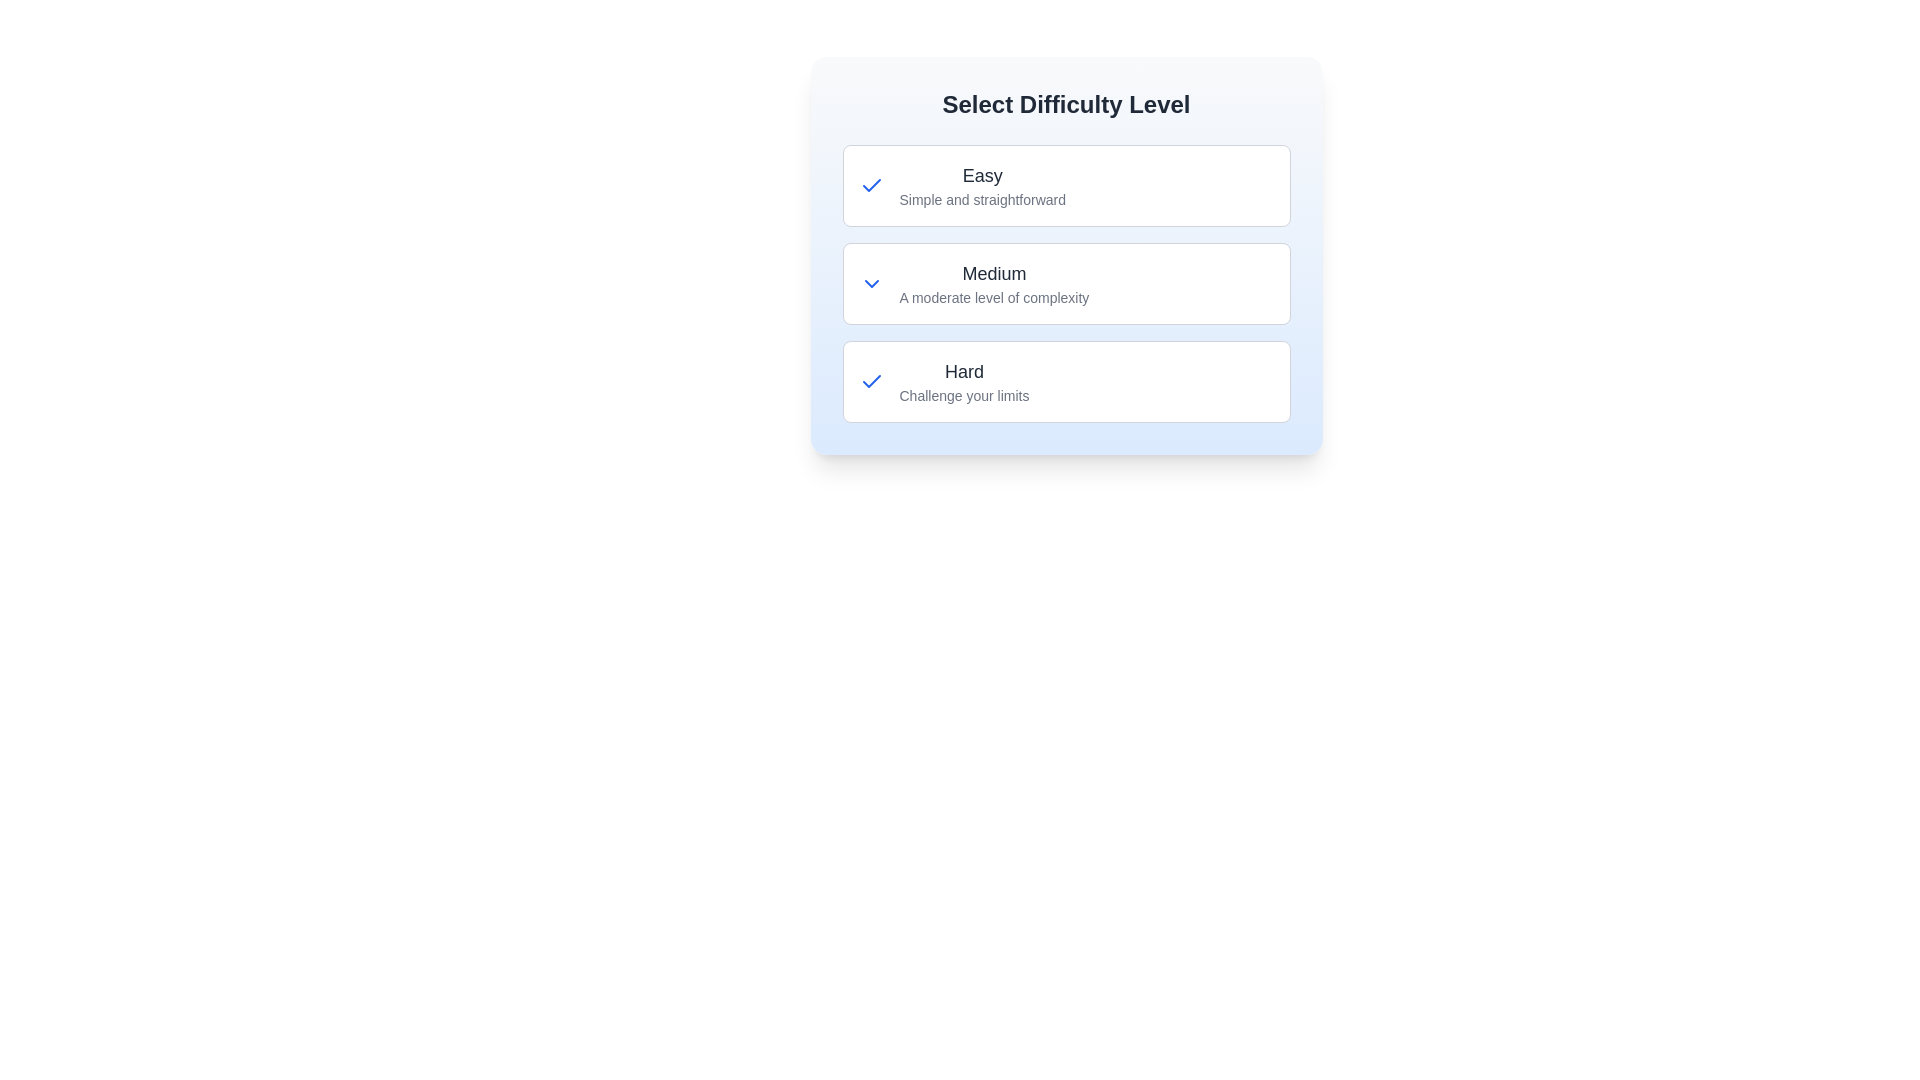 The height and width of the screenshot is (1080, 1920). I want to click on the blue checkmark icon in the 'Hard' difficulty selection item, which is styled in a minimalist and rounded design, so click(871, 381).